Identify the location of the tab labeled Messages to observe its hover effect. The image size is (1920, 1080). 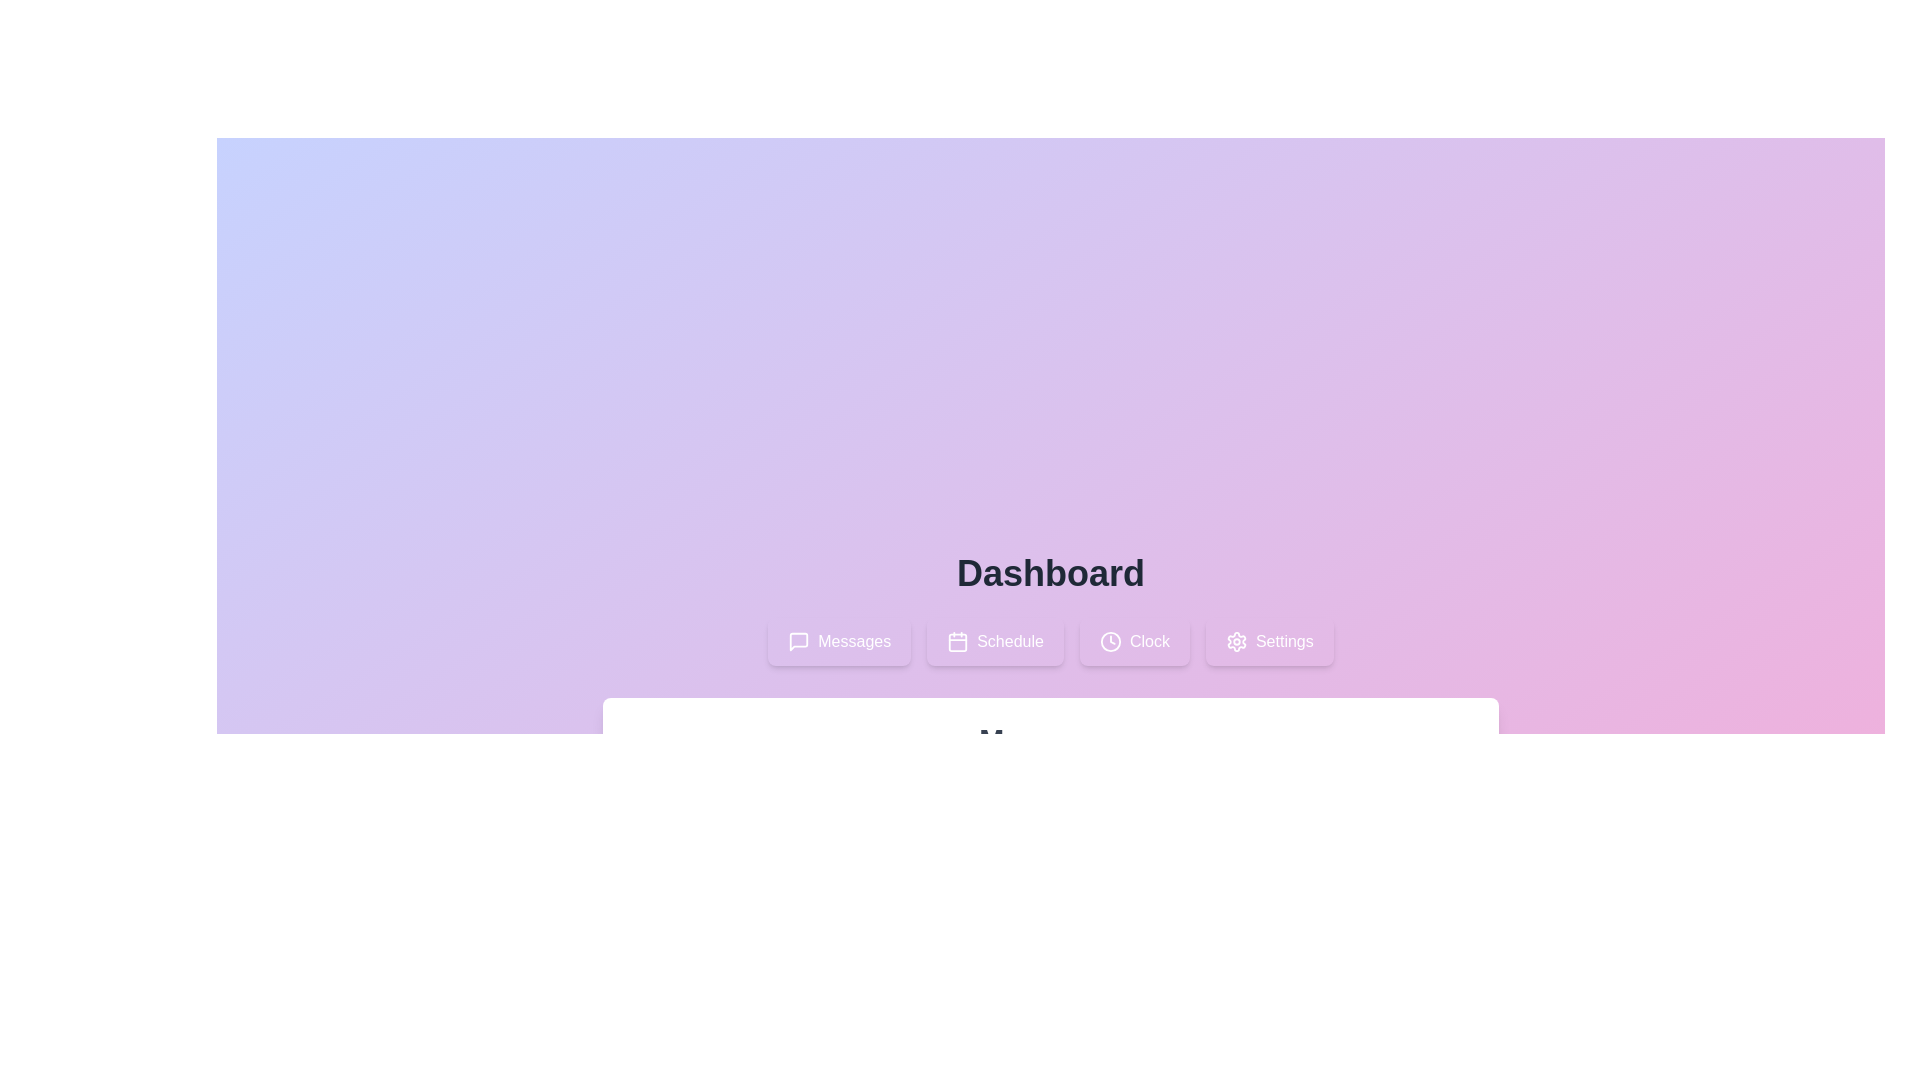
(839, 641).